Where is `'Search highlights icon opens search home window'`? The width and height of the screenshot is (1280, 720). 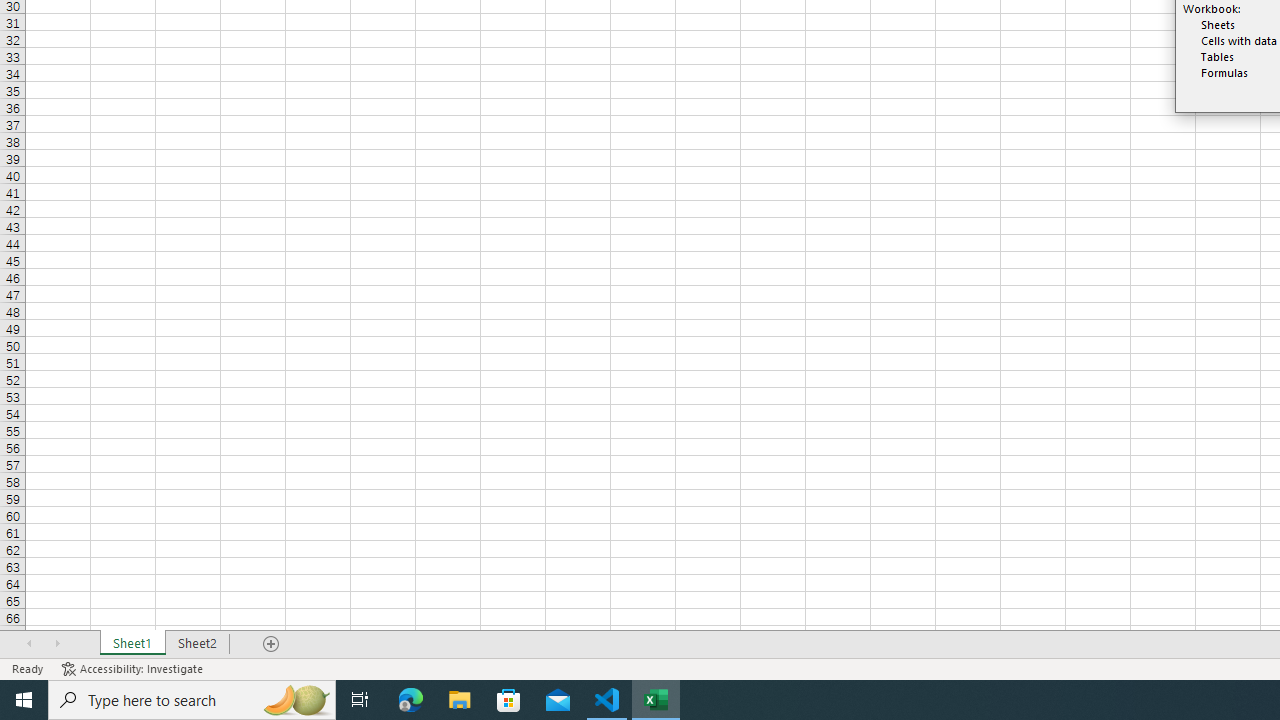
'Search highlights icon opens search home window' is located at coordinates (294, 698).